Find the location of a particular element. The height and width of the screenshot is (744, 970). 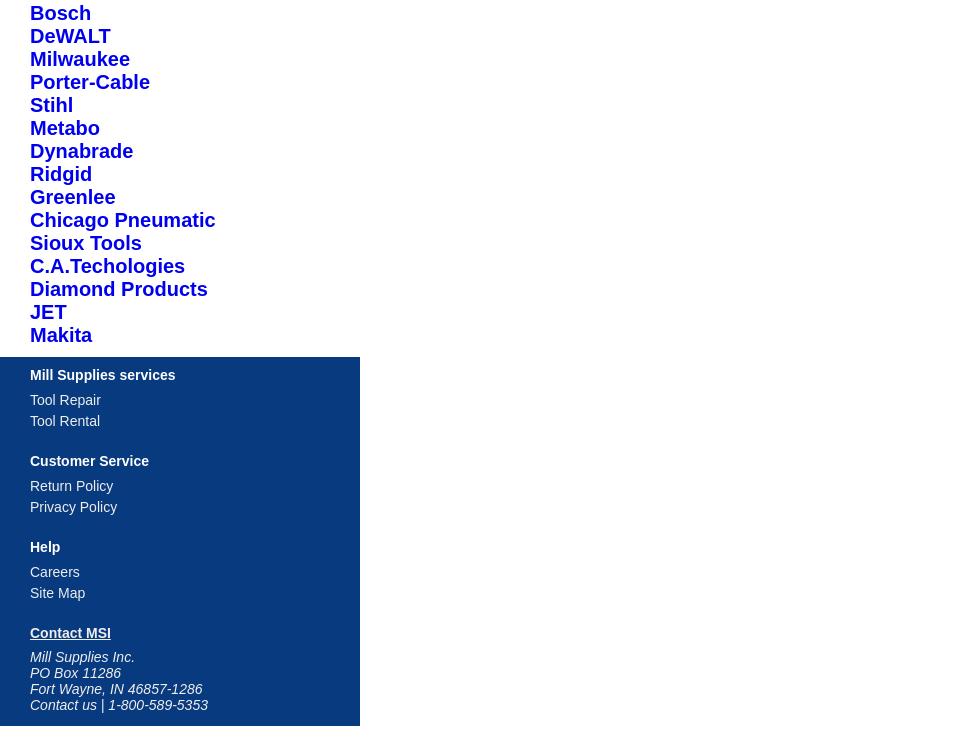

'Tool Rental' is located at coordinates (29, 420).